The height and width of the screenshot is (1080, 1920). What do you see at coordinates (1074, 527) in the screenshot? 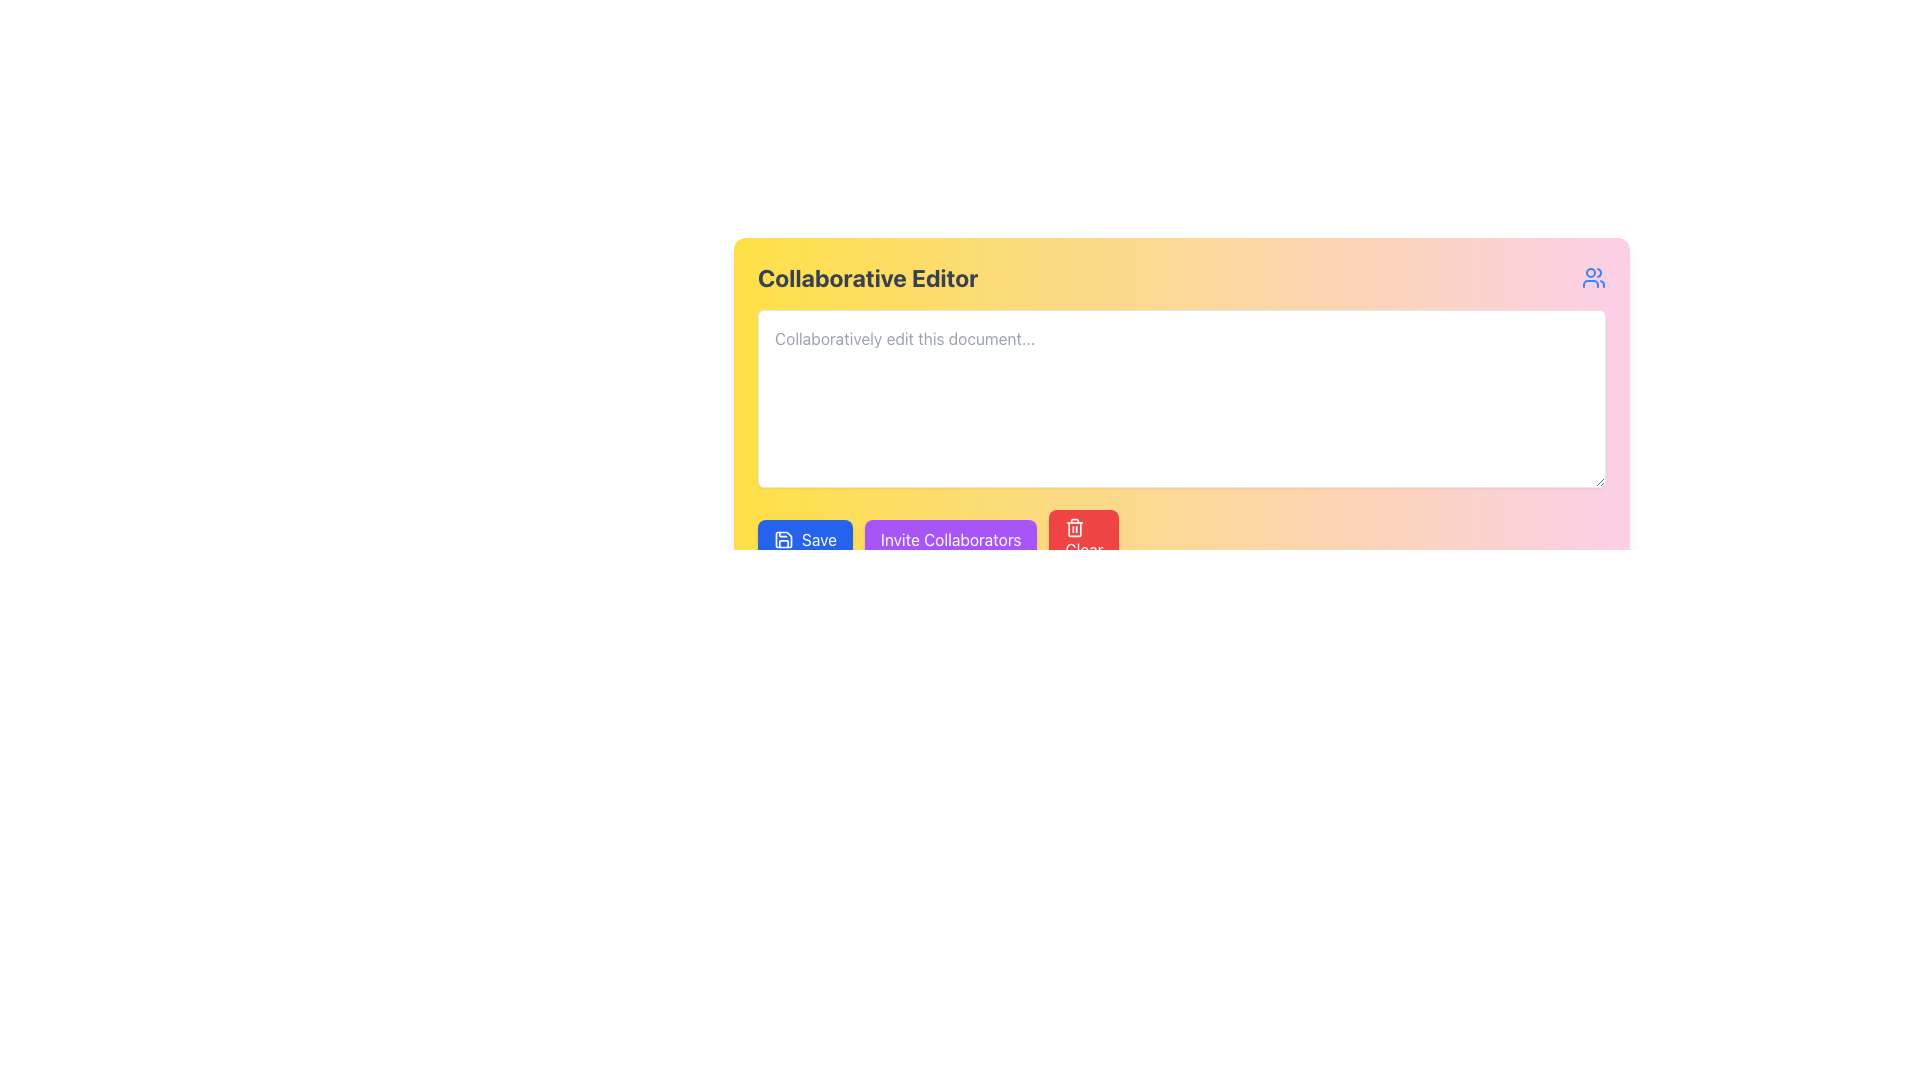
I see `the decorative icon located within the red 'Clear' button on the right side of the button set beneath the text editor` at bounding box center [1074, 527].